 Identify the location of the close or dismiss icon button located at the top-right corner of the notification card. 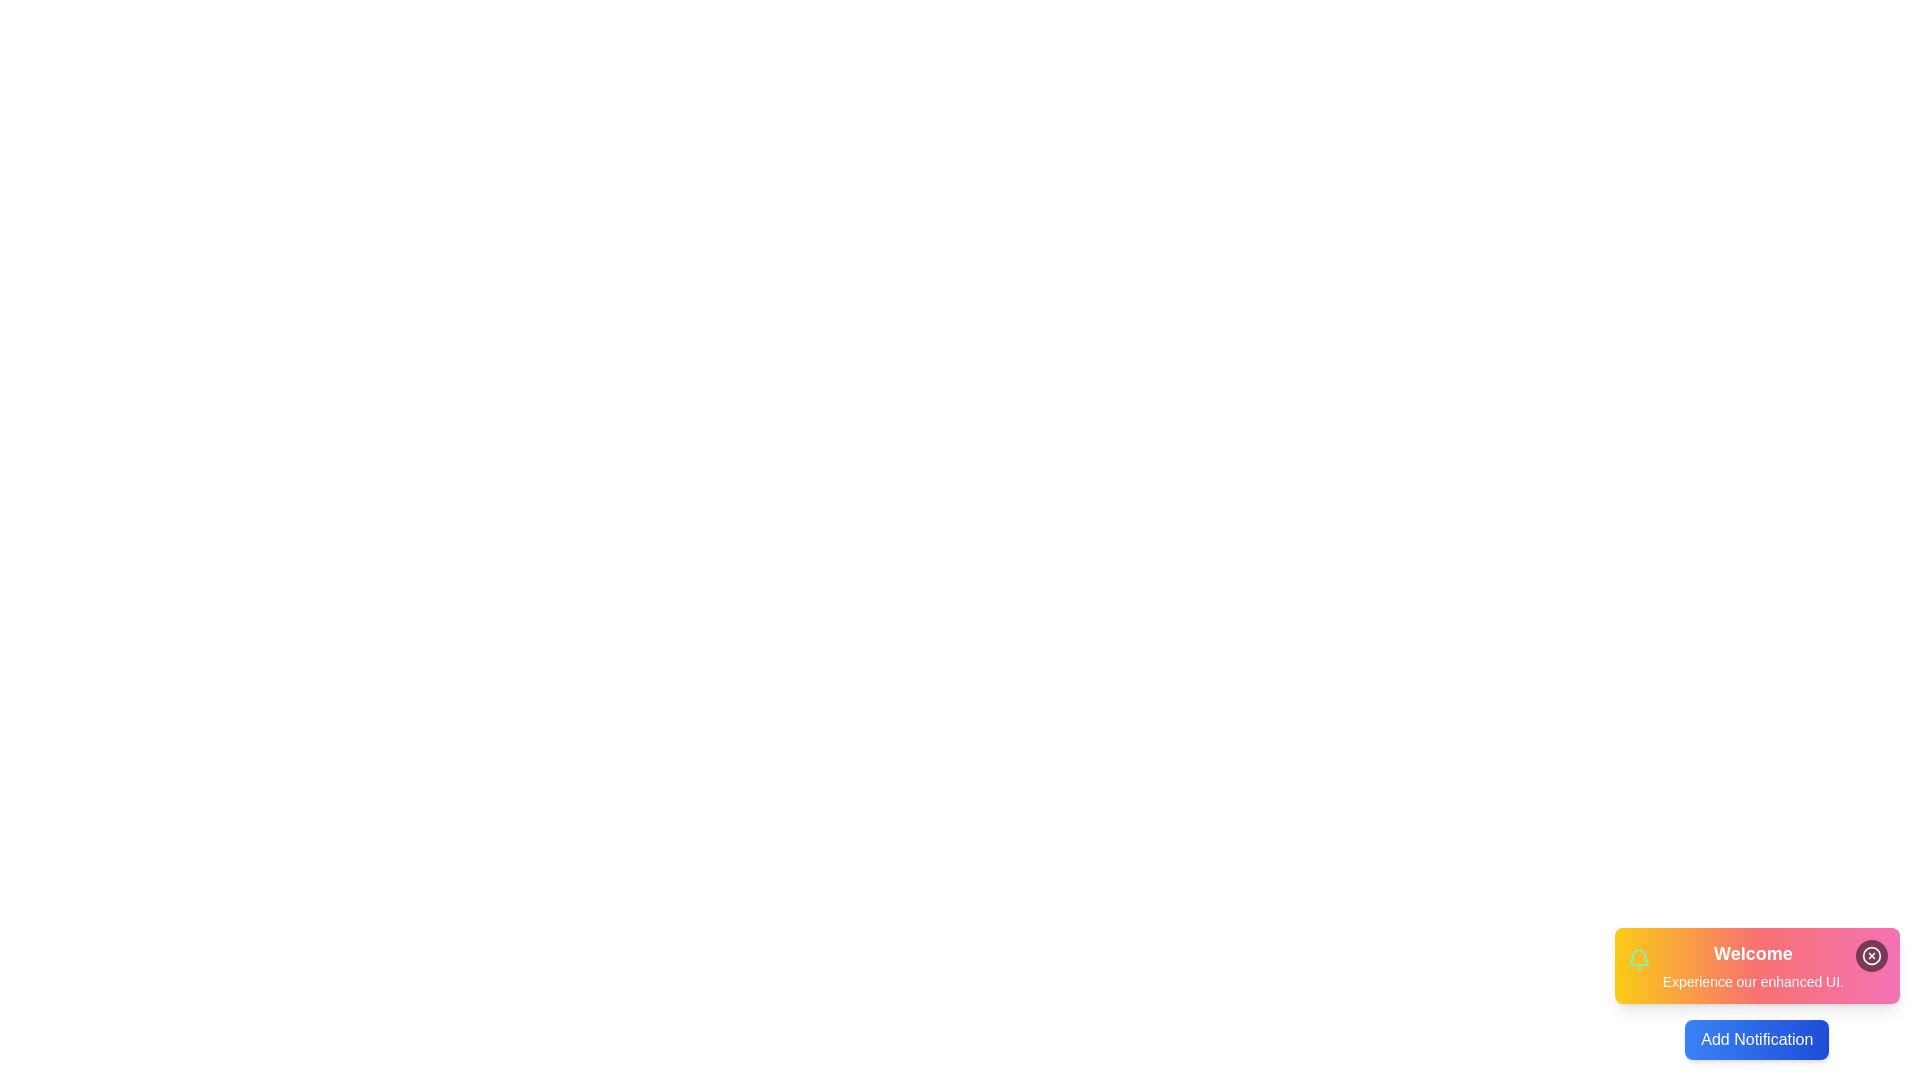
(1871, 955).